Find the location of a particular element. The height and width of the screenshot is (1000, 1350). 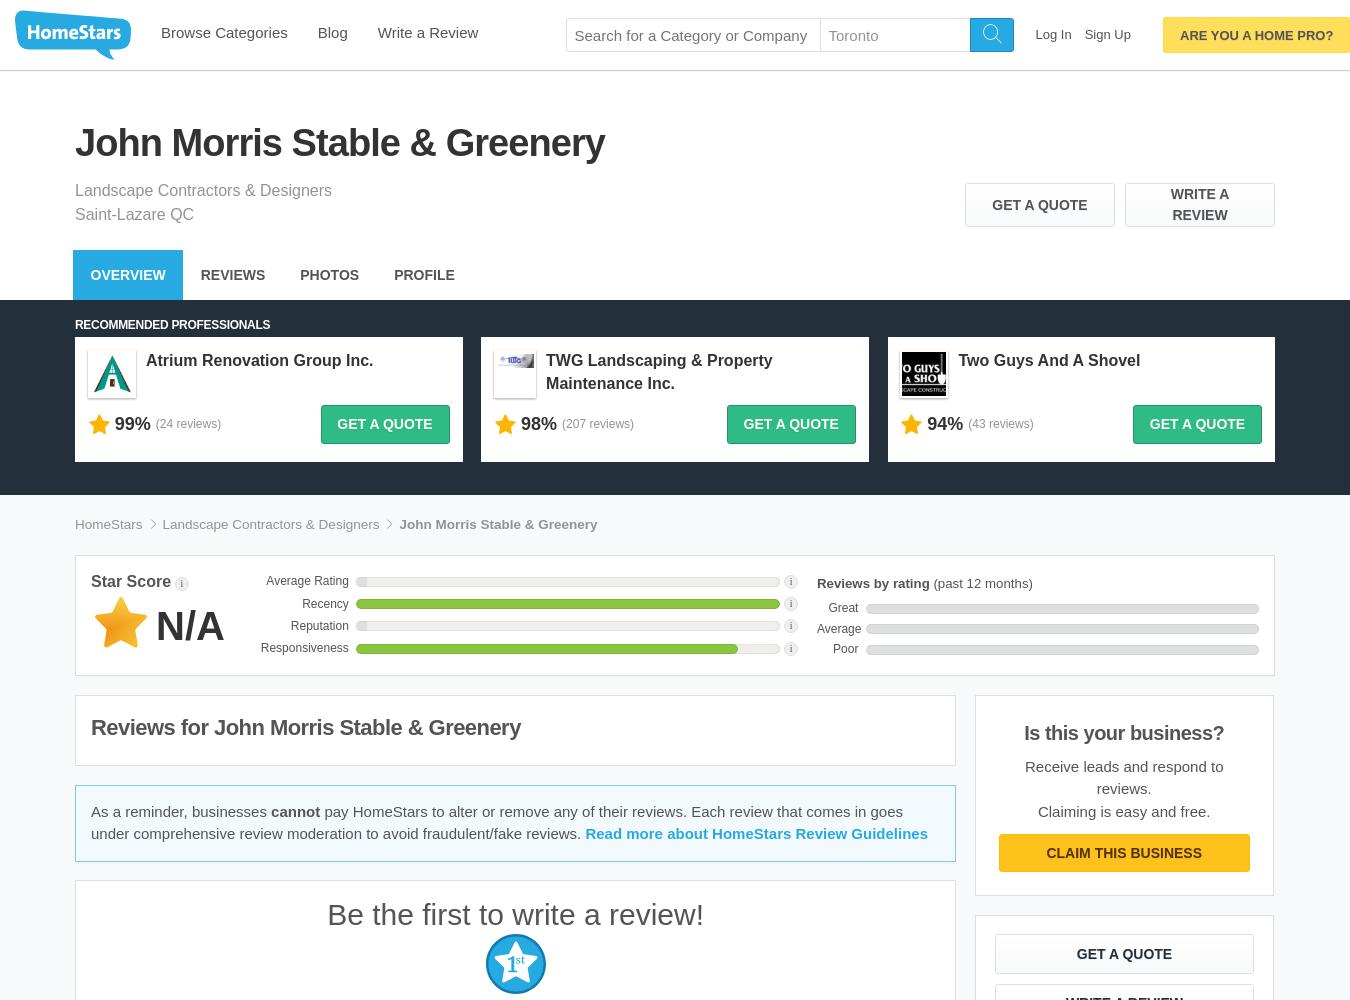

'43' is located at coordinates (977, 424).